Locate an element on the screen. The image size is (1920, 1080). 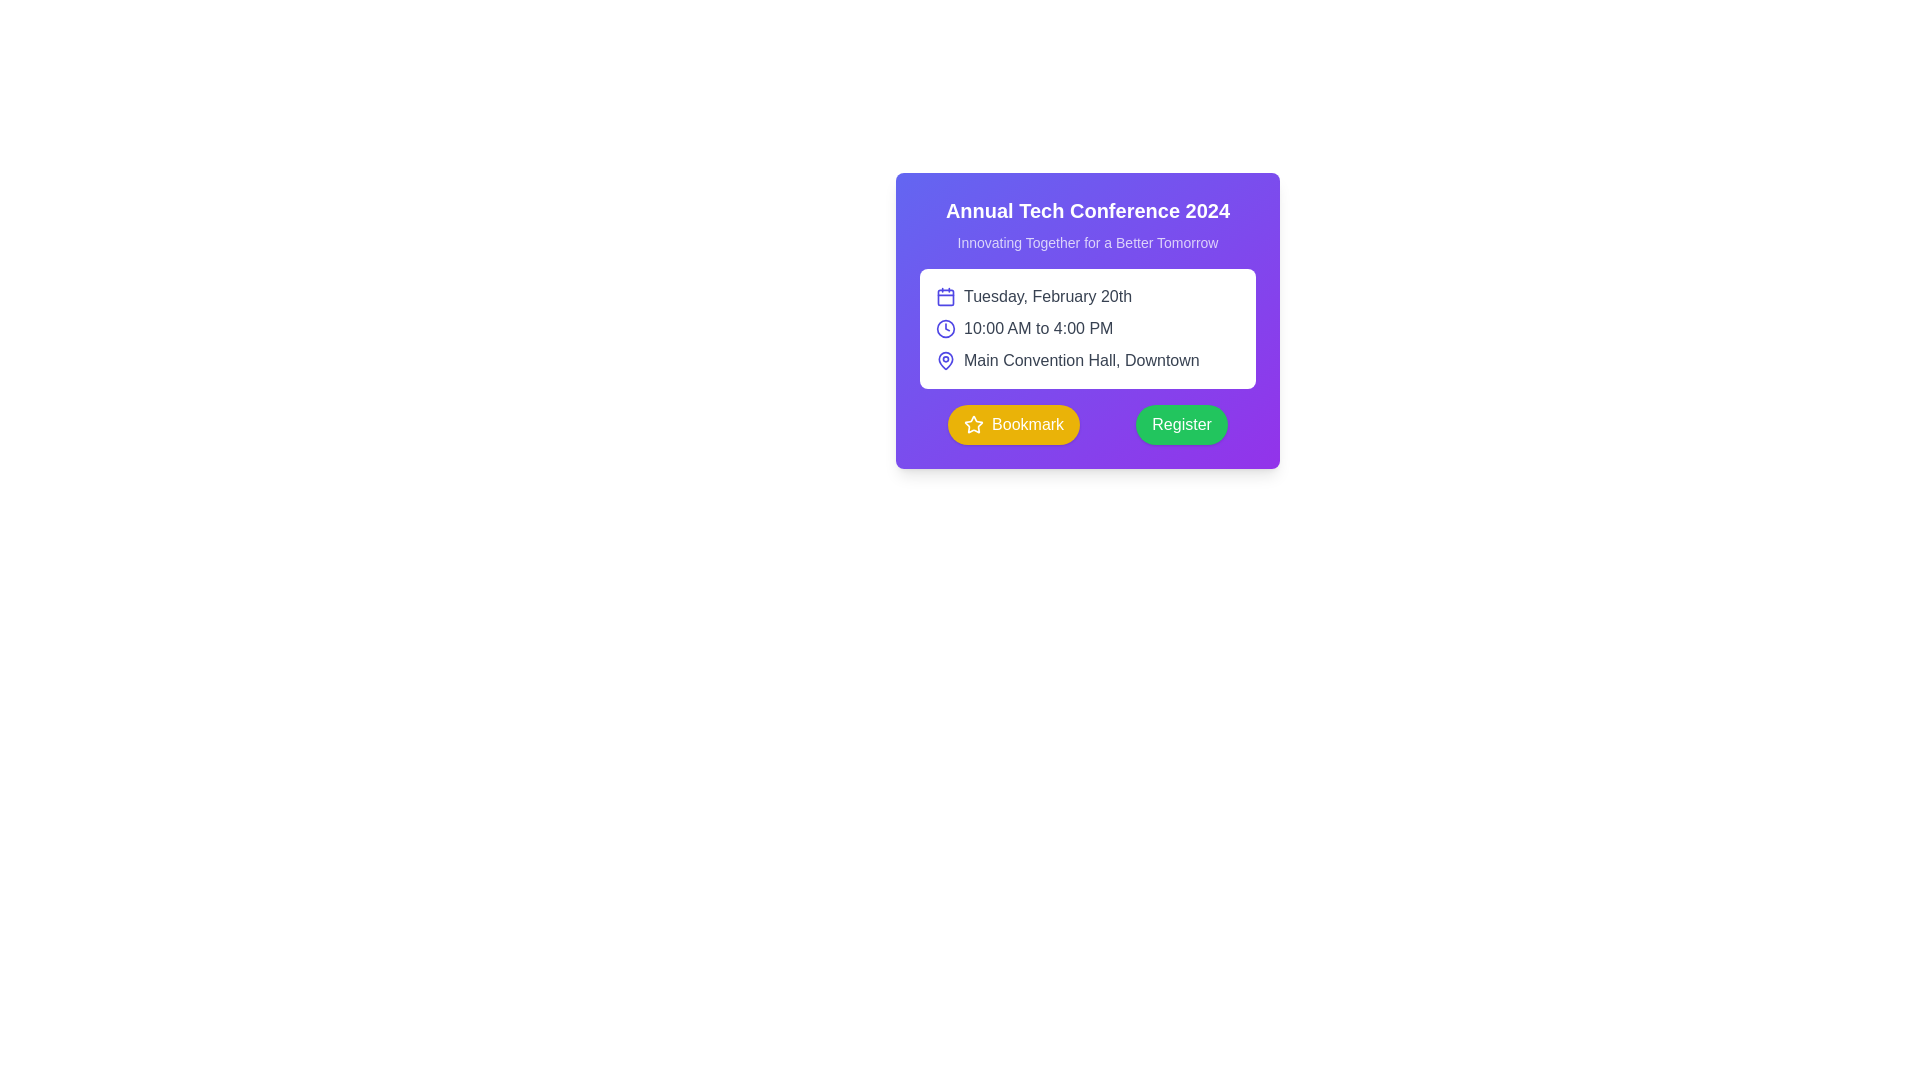
the static text element displaying 'Tuesday, February 20th', which is styled in dark color and serves as a date label in a white content box within a purple card is located at coordinates (1047, 297).